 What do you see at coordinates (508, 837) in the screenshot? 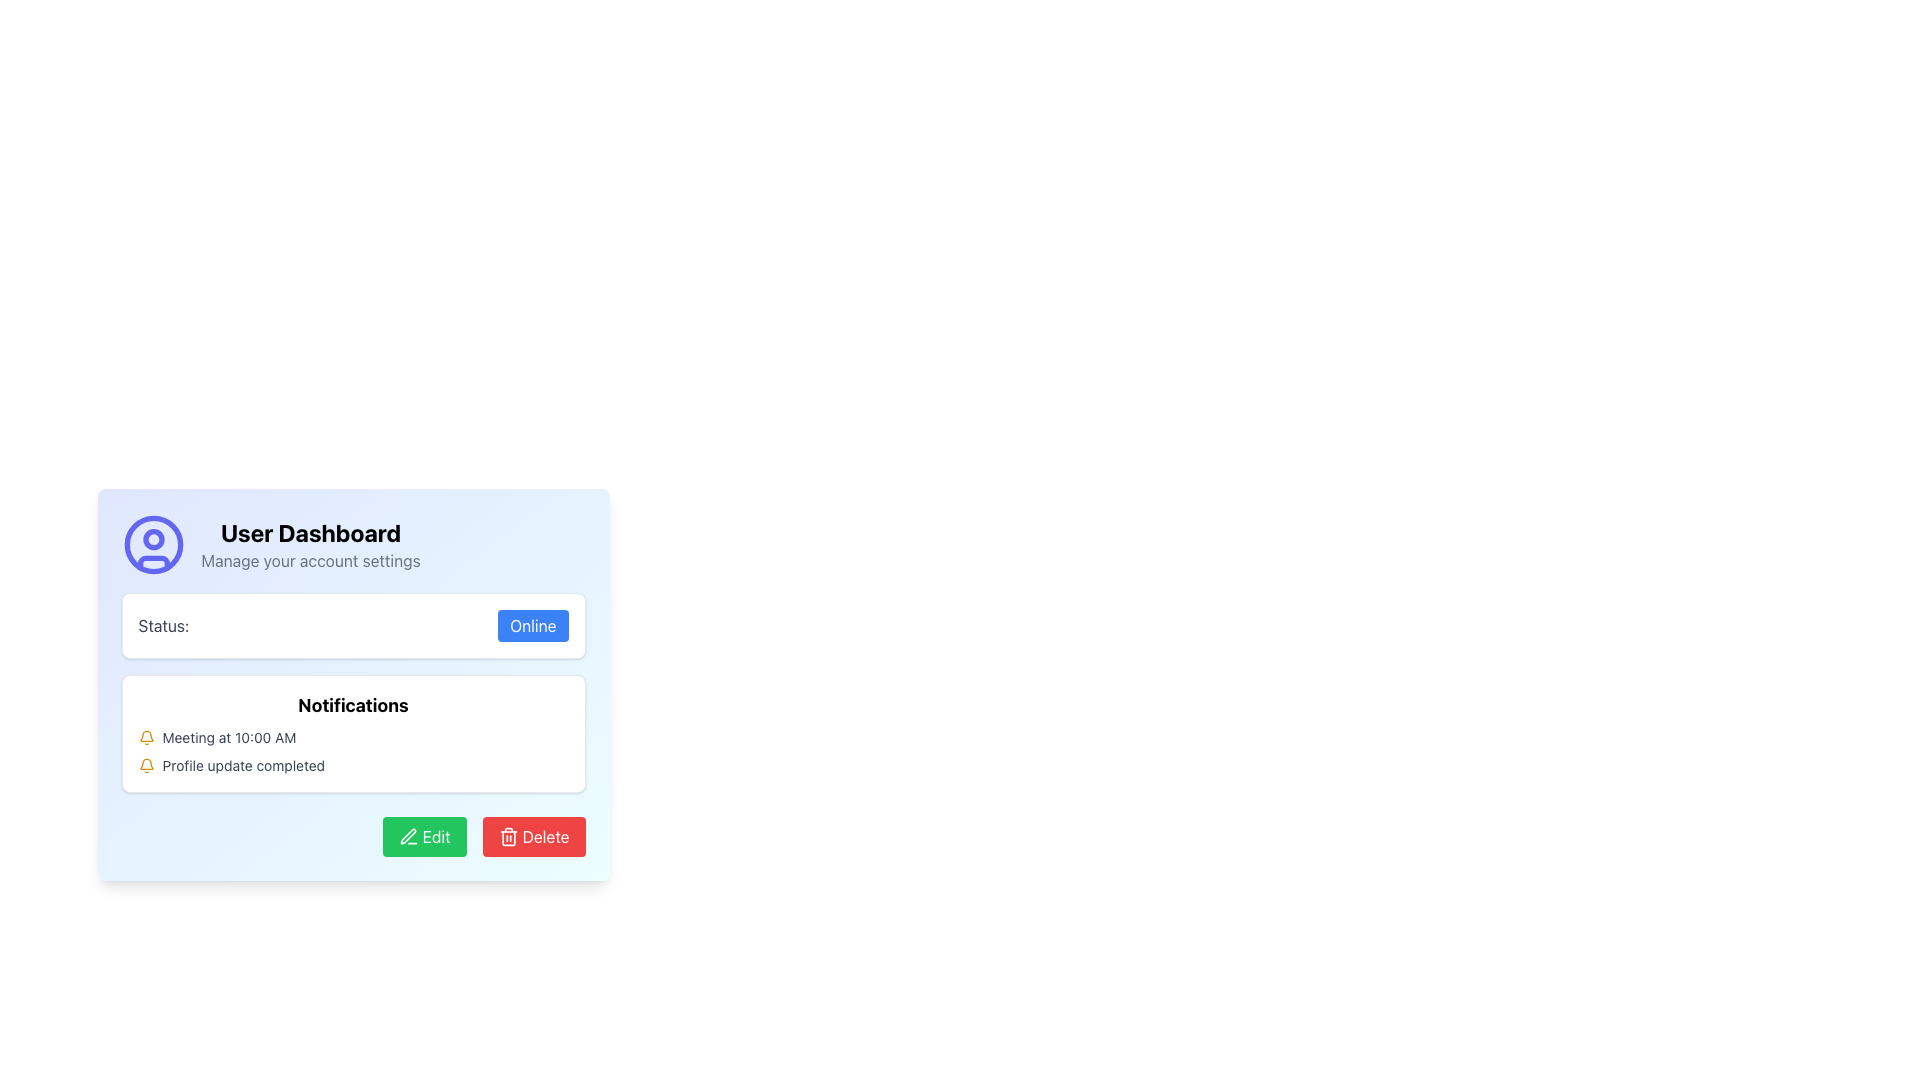
I see `the delete icon located inside the 'Delete' button, to the left of the text label 'Delete'` at bounding box center [508, 837].